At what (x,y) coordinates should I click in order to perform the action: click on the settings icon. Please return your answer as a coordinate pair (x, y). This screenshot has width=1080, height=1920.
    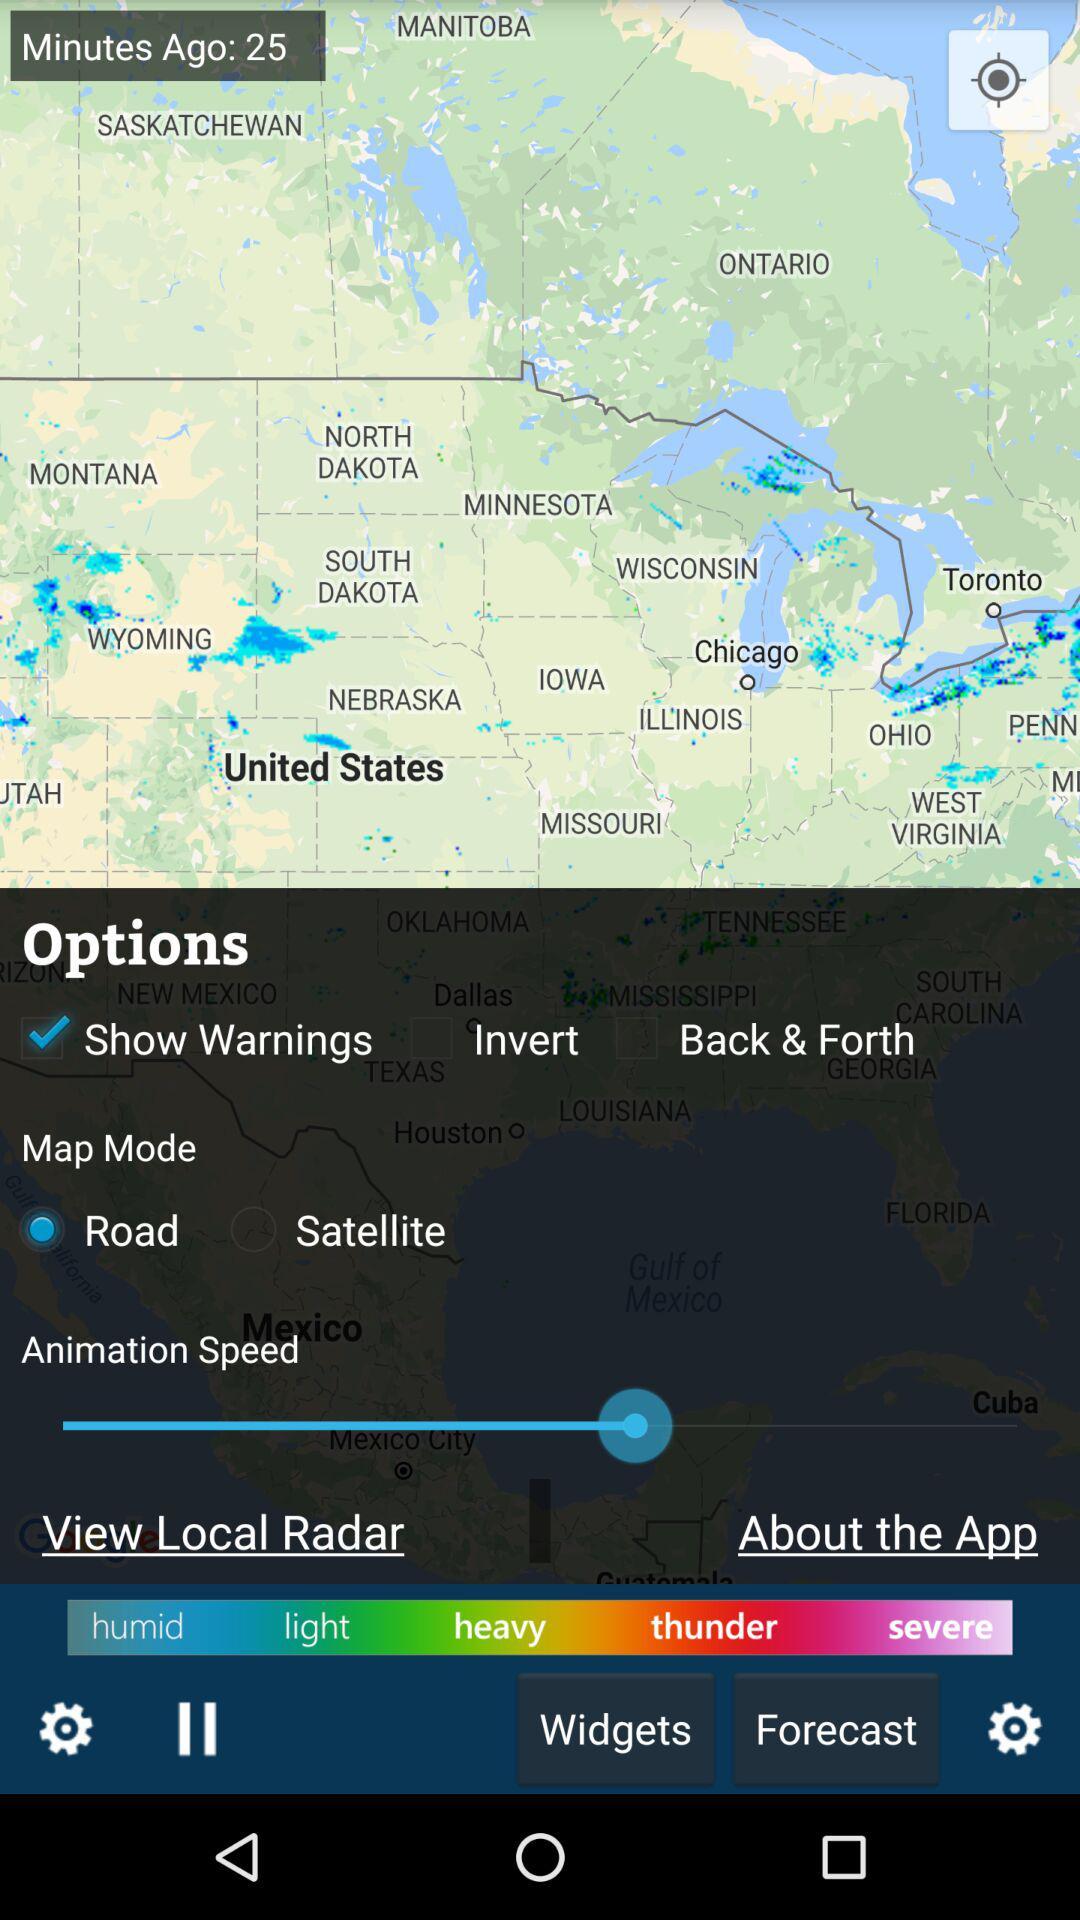
    Looking at the image, I should click on (1014, 1848).